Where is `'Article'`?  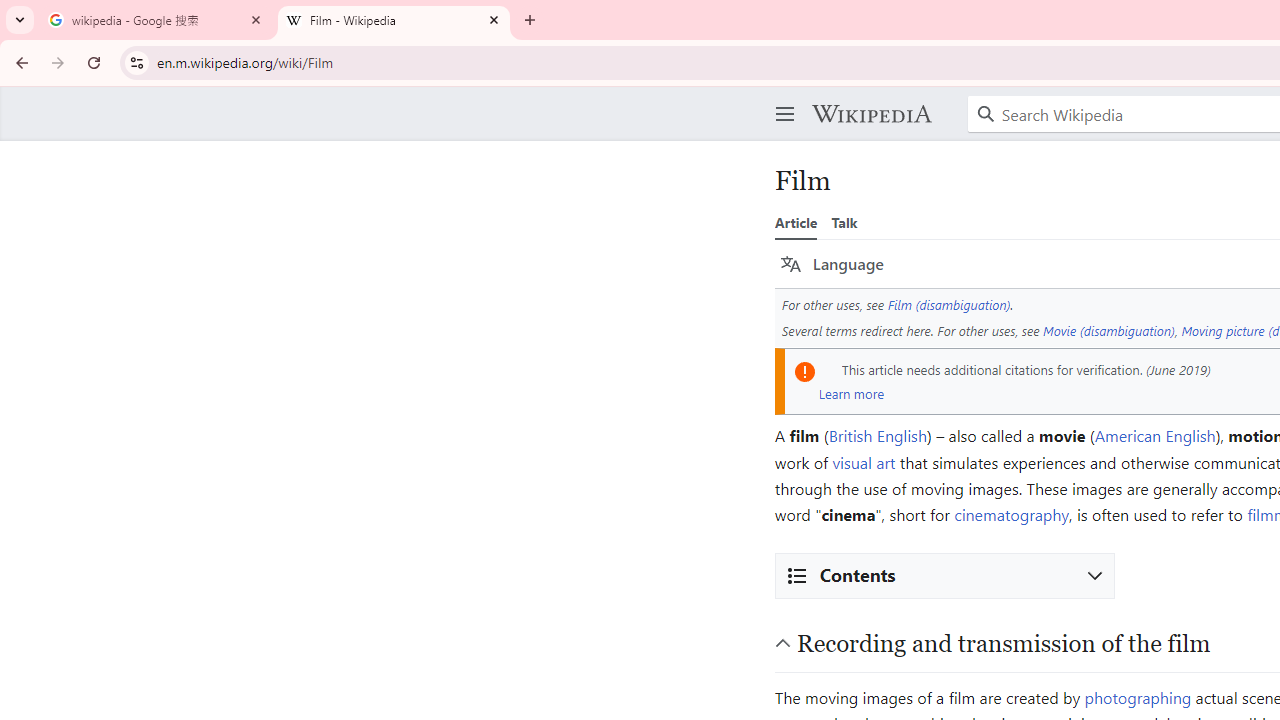 'Article' is located at coordinates (795, 222).